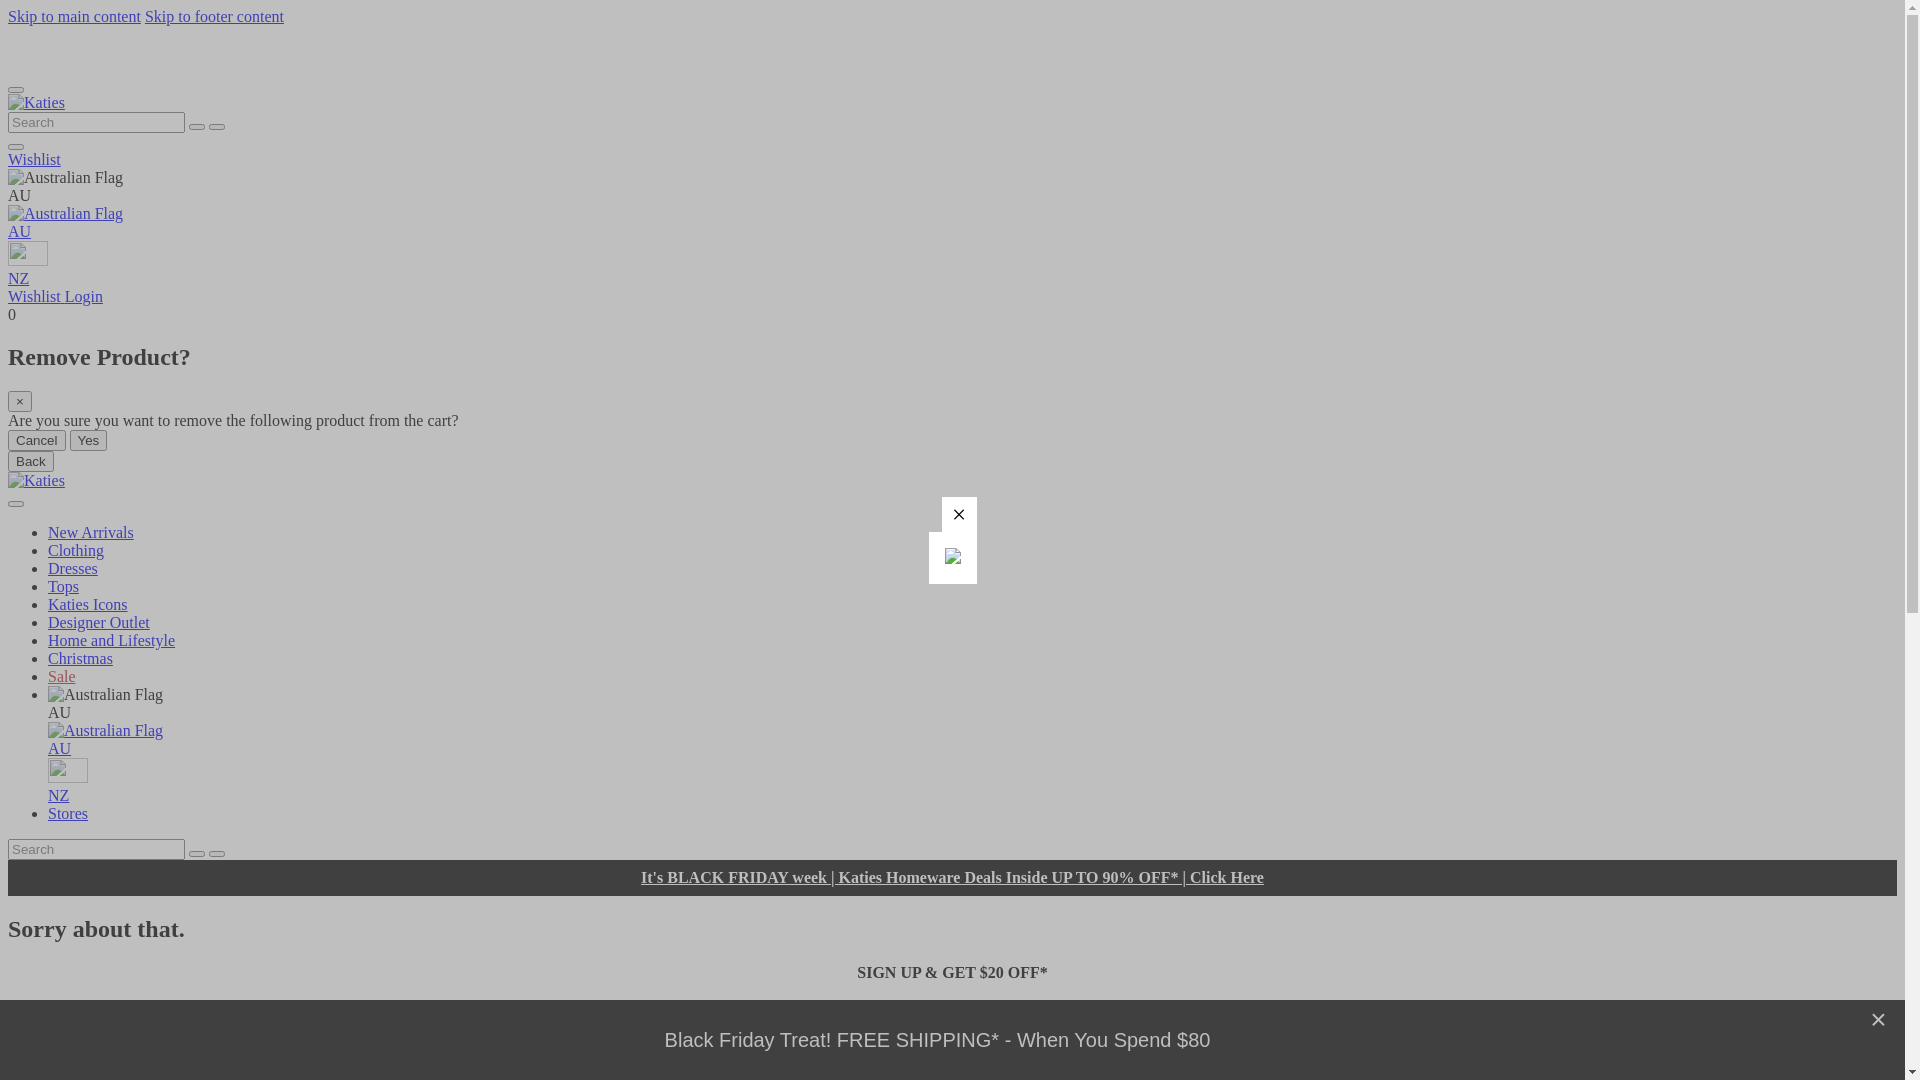 The image size is (1920, 1080). What do you see at coordinates (8, 480) in the screenshot?
I see `'Katies'` at bounding box center [8, 480].